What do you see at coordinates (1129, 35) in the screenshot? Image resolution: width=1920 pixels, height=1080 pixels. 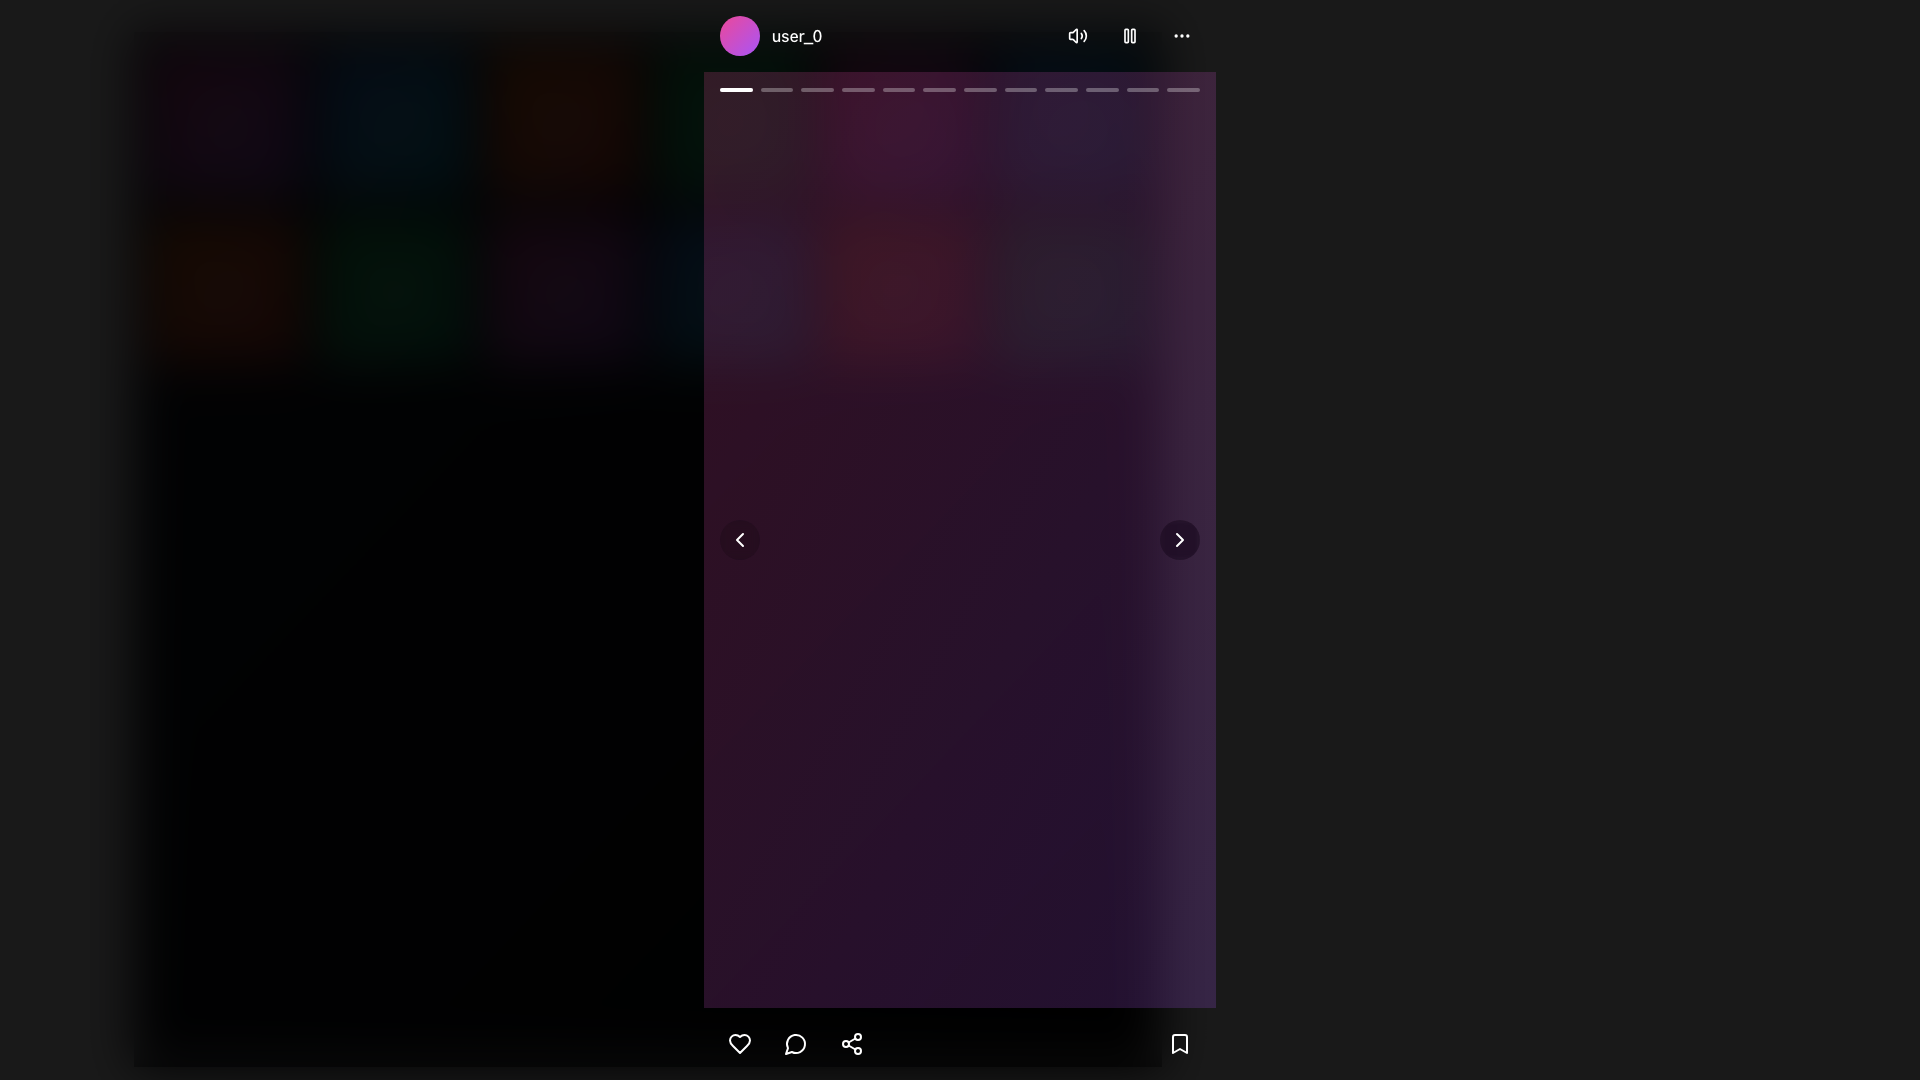 I see `the pause icon in the Control bar located at the top-right corner of the interface` at bounding box center [1129, 35].